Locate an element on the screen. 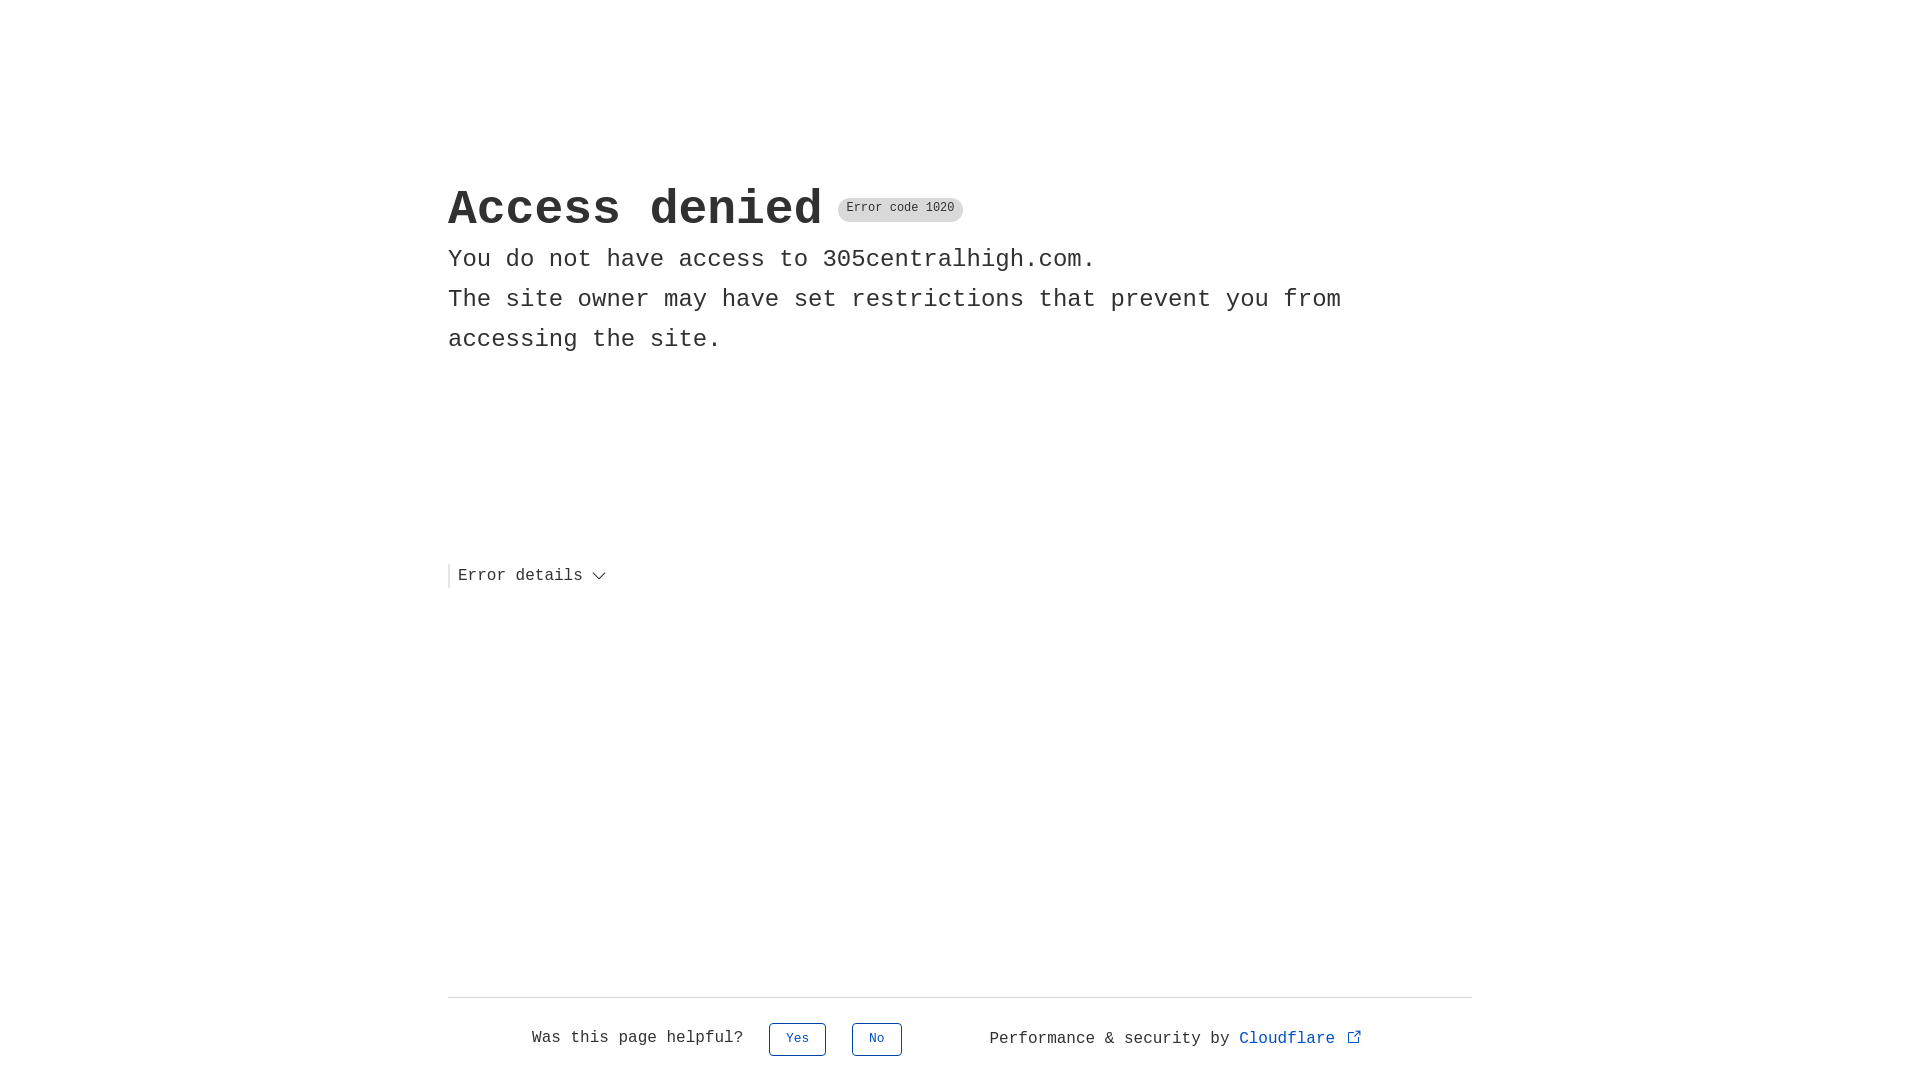 Image resolution: width=1920 pixels, height=1080 pixels. 'Opens in new tab' is located at coordinates (1354, 1035).